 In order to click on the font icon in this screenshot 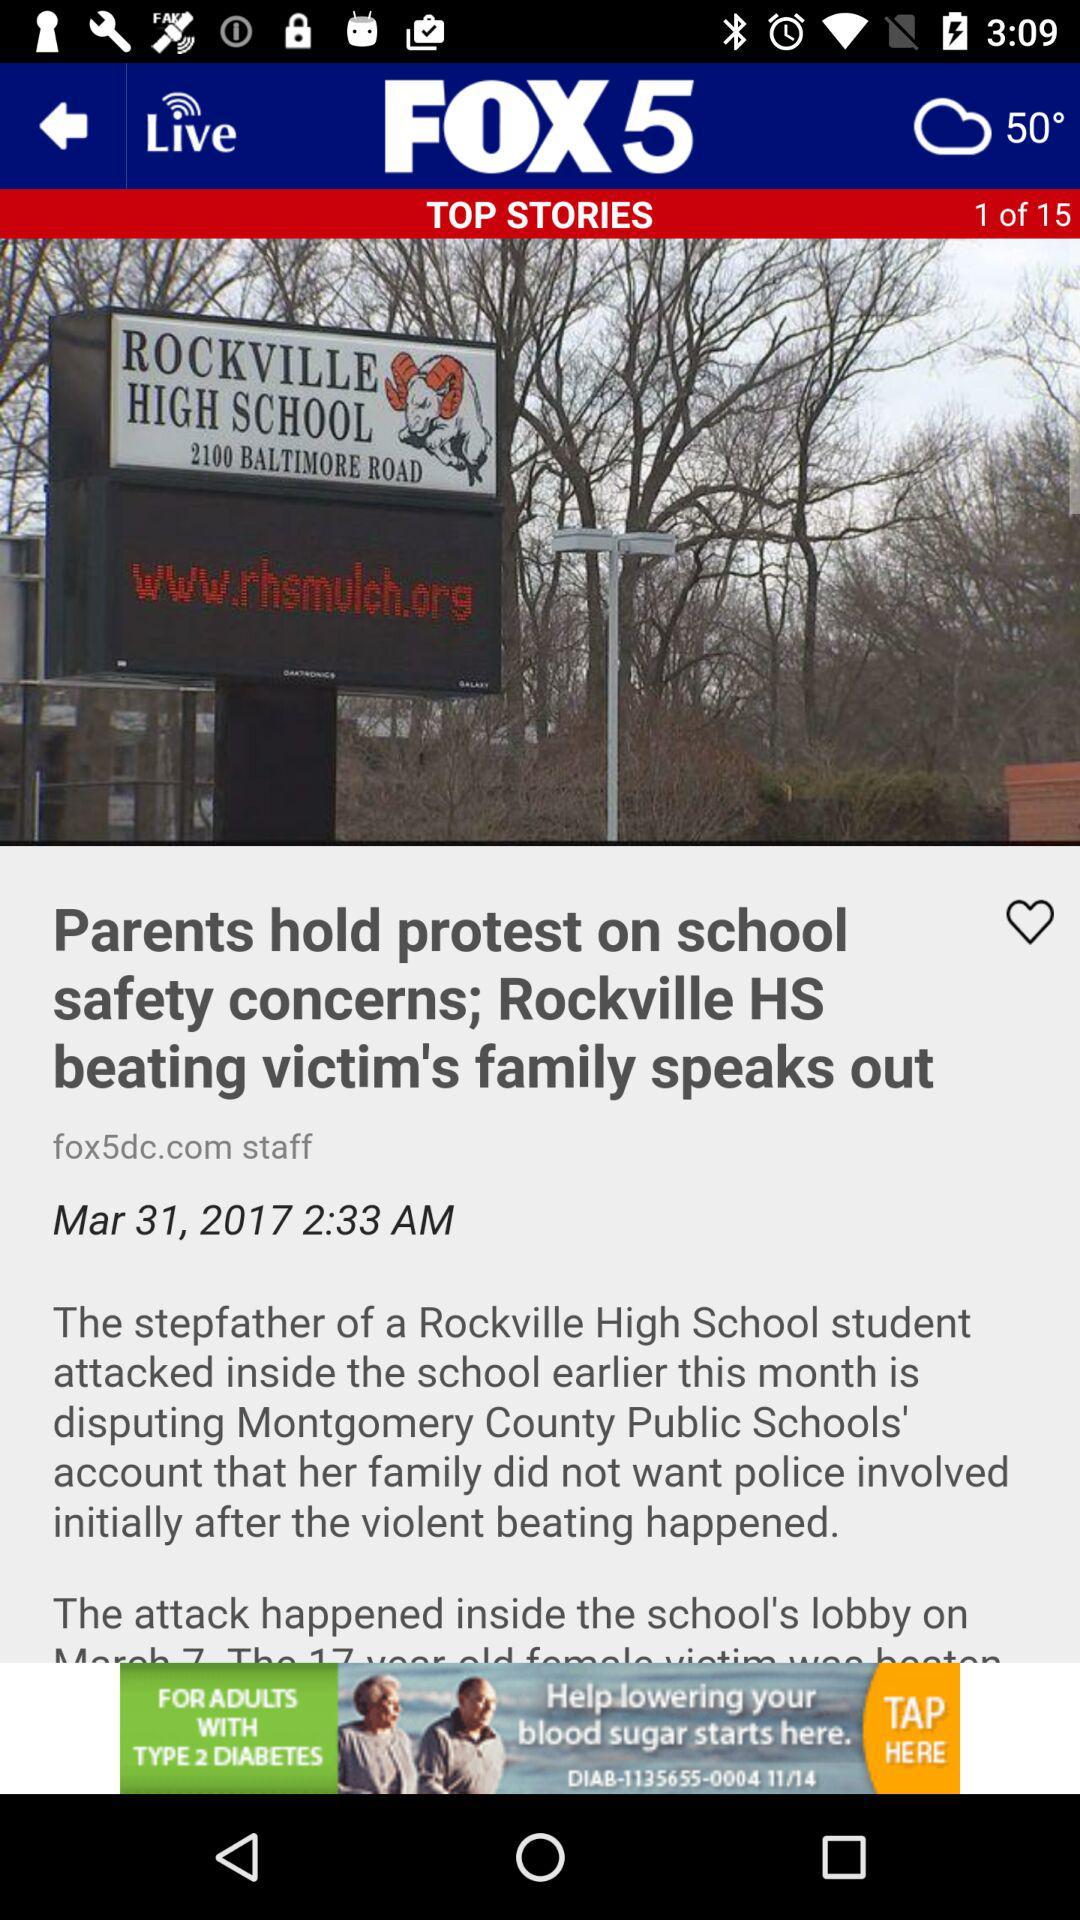, I will do `click(540, 124)`.